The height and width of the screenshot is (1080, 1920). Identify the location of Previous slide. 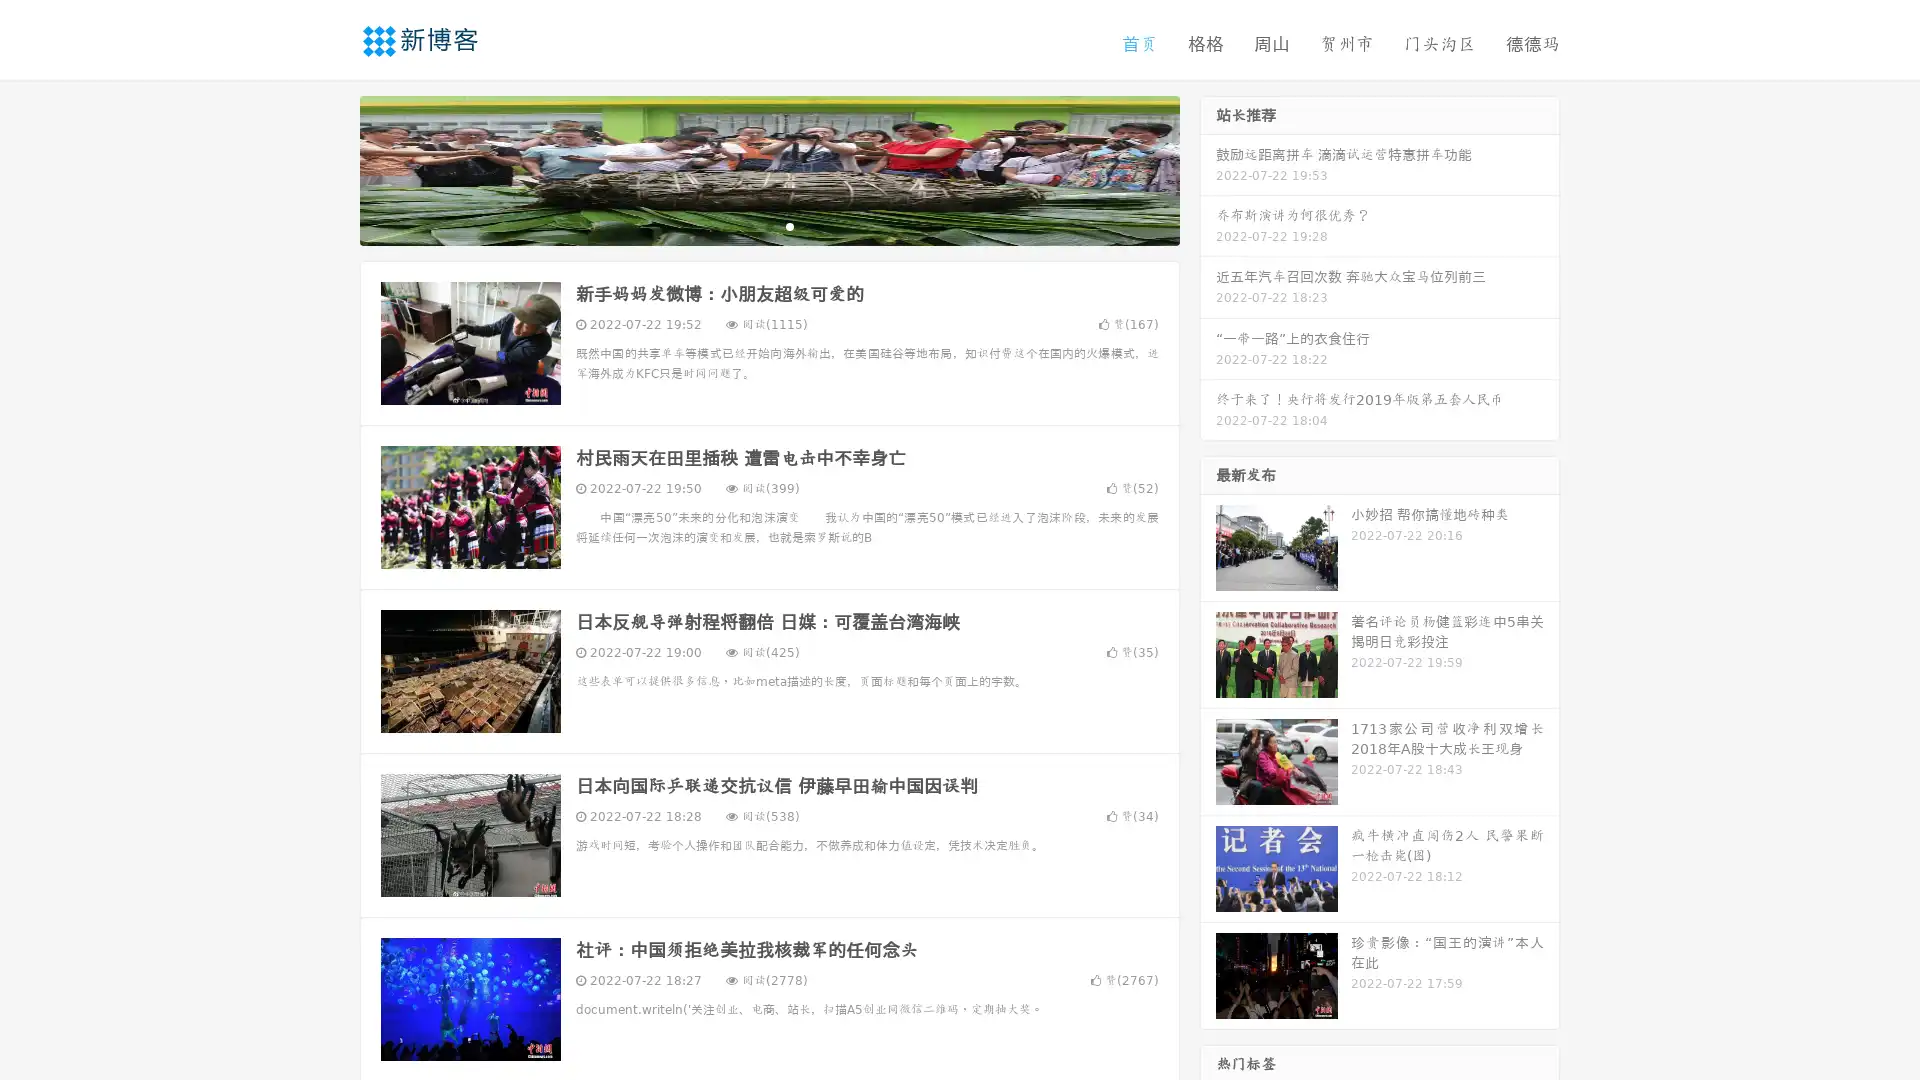
(330, 168).